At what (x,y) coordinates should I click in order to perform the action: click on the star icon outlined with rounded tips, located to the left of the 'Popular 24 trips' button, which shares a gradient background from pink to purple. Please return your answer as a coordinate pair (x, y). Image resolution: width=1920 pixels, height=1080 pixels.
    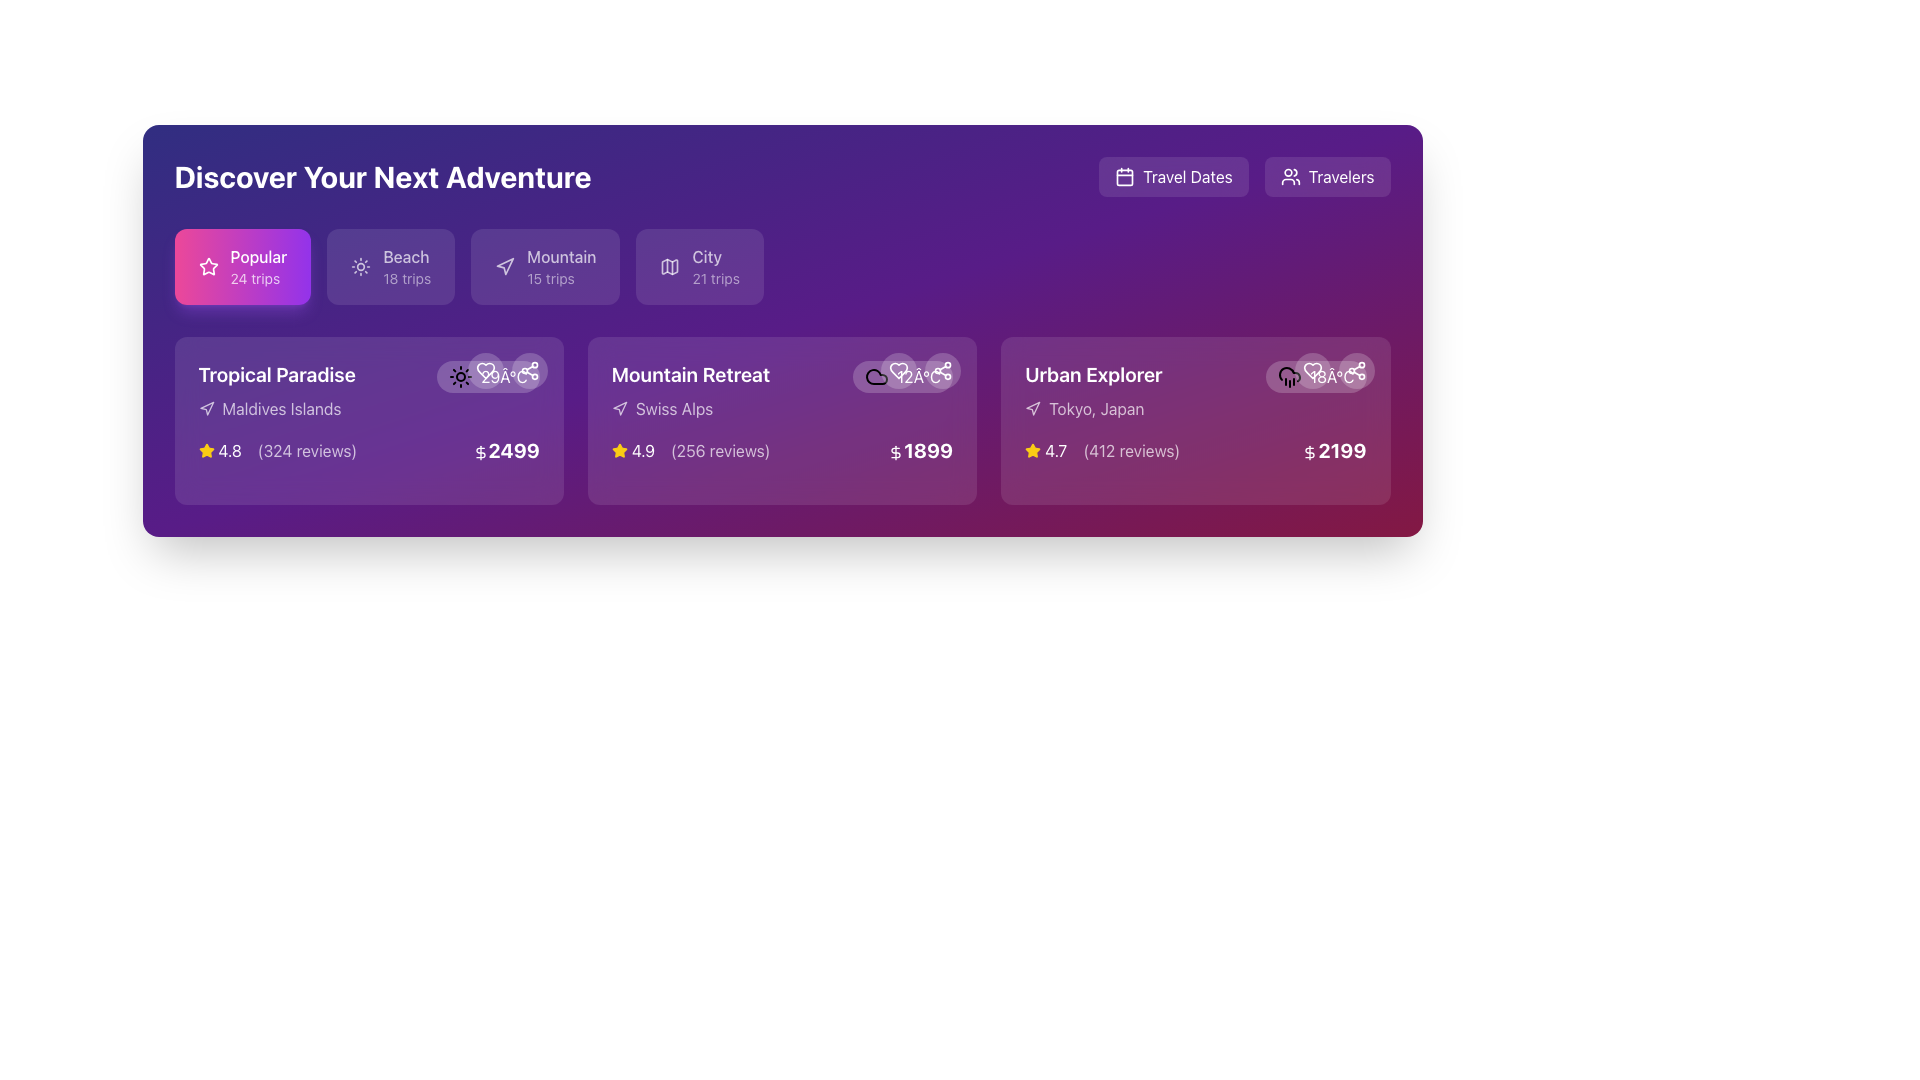
    Looking at the image, I should click on (208, 265).